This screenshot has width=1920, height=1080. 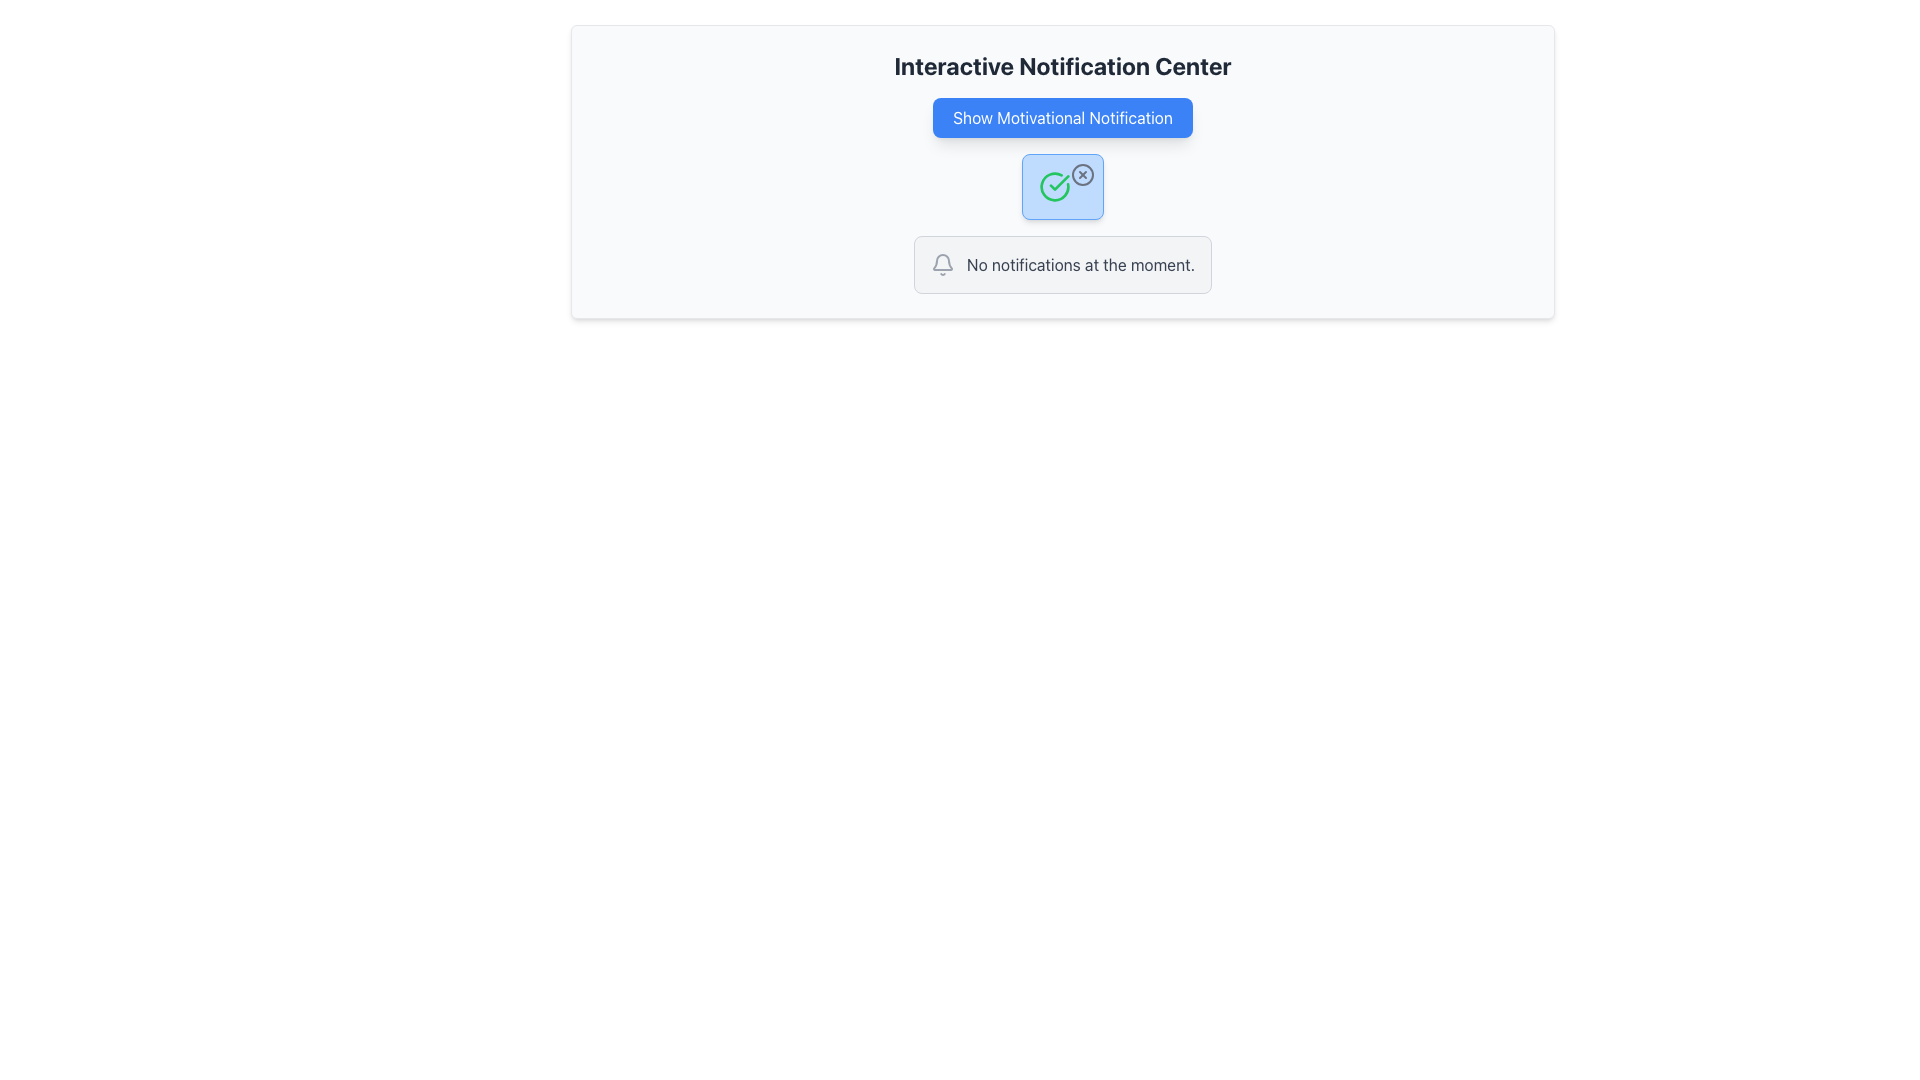 What do you see at coordinates (941, 264) in the screenshot?
I see `the notification icon located to the left of the 'No notifications at the moment.' message for interaction` at bounding box center [941, 264].